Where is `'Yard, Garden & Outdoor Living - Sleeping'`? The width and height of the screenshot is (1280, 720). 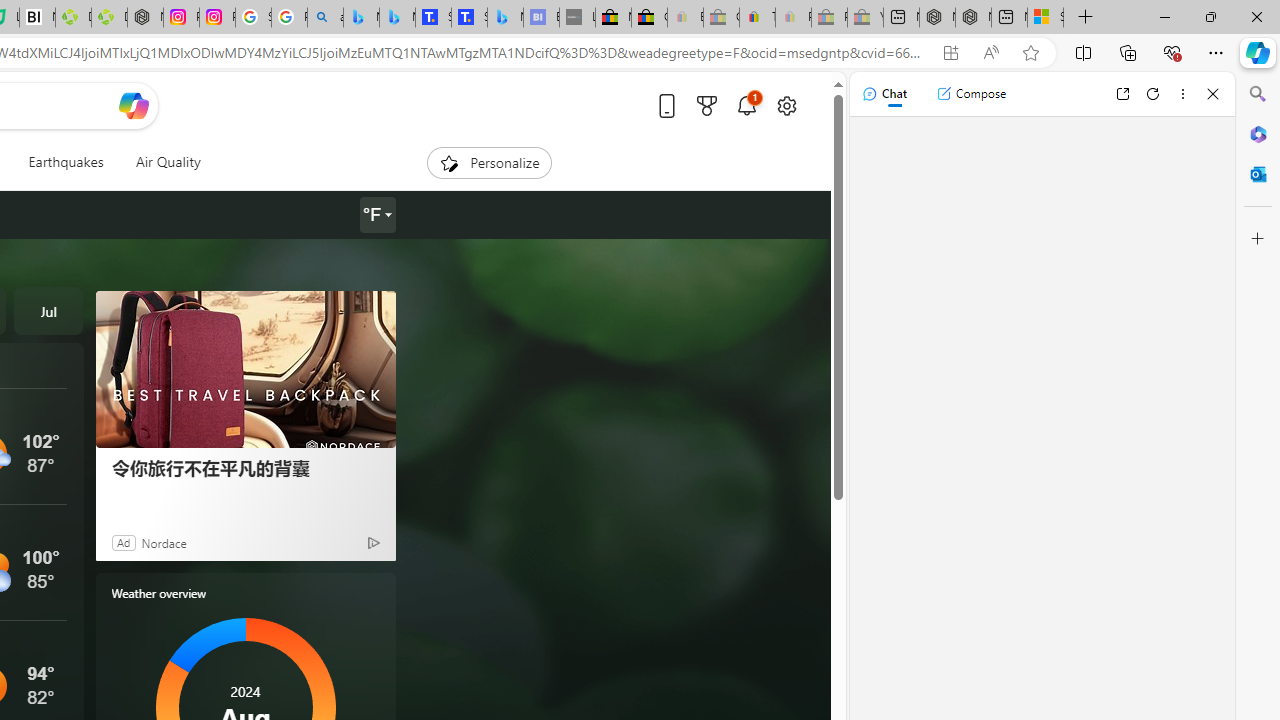
'Yard, Garden & Outdoor Living - Sleeping' is located at coordinates (865, 17).